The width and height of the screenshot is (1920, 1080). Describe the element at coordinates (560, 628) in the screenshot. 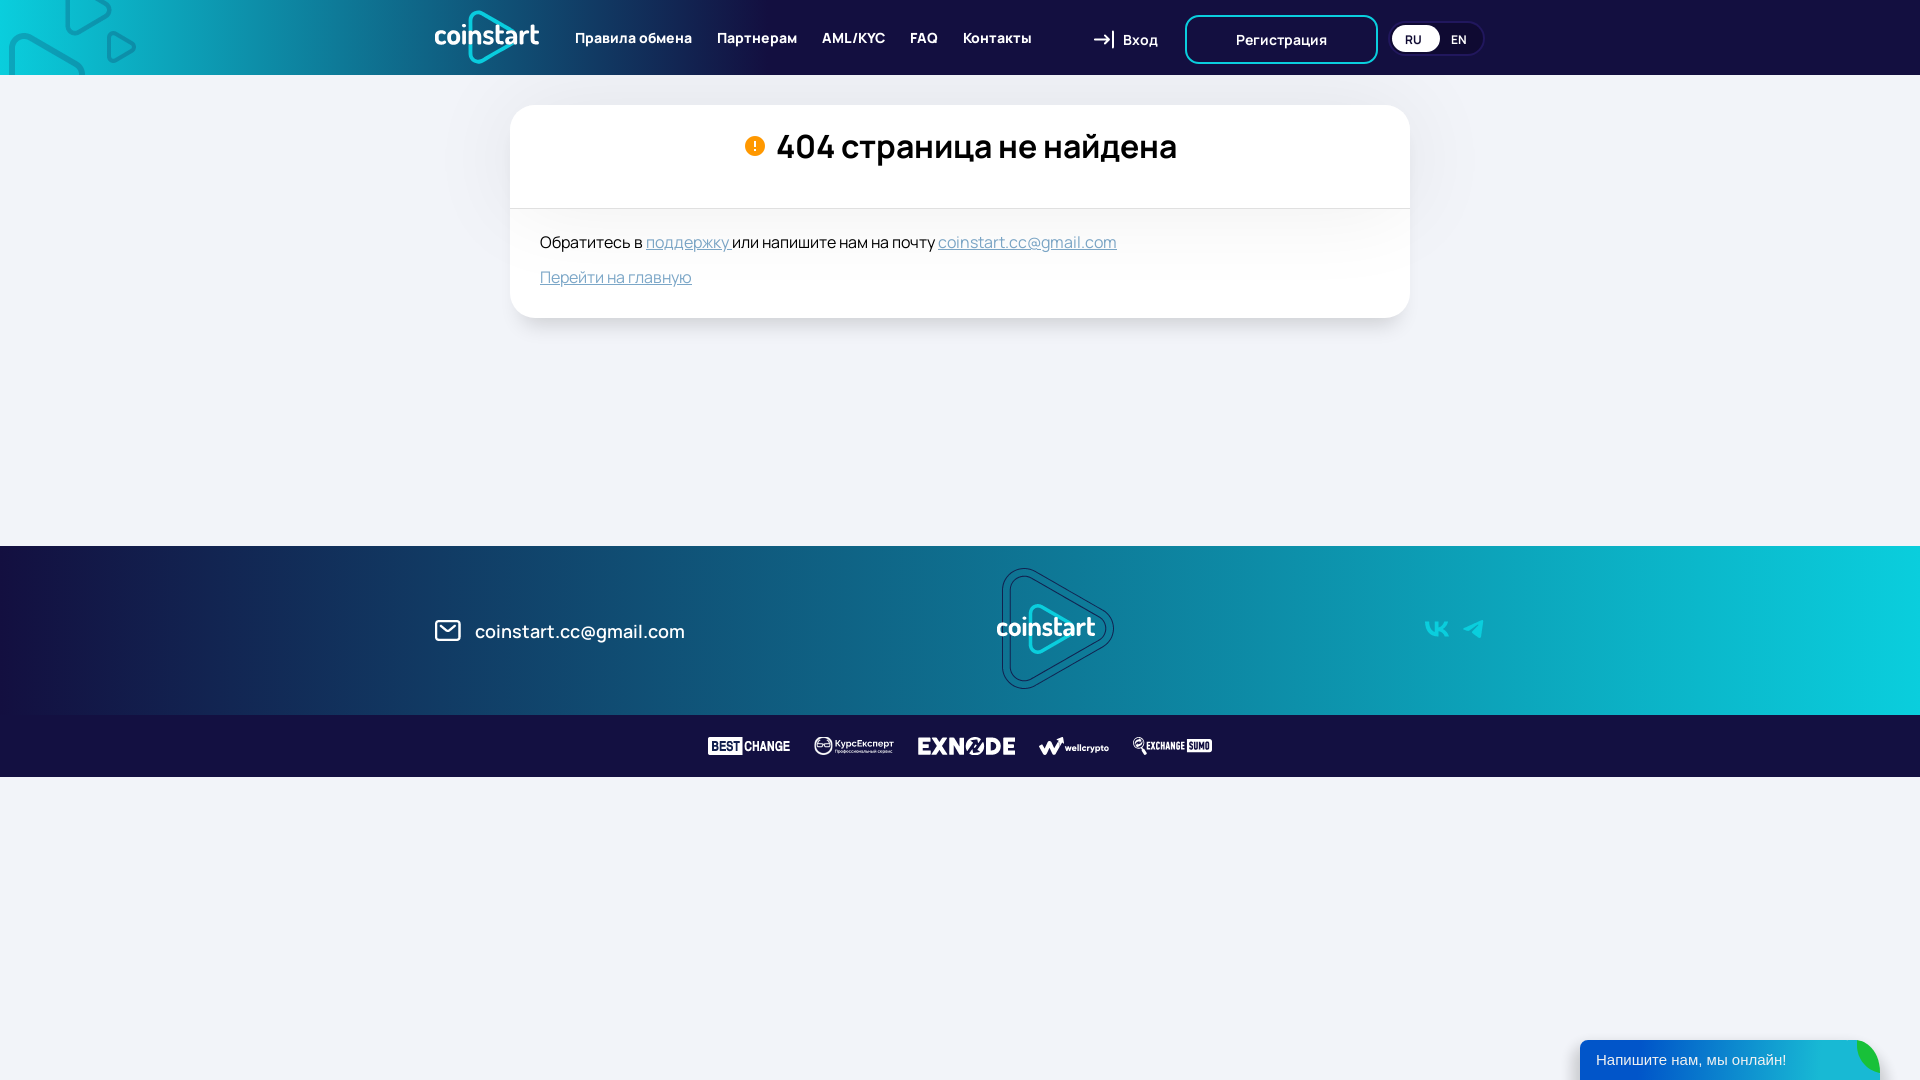

I see `'coinstart.cc@gmail.com'` at that location.